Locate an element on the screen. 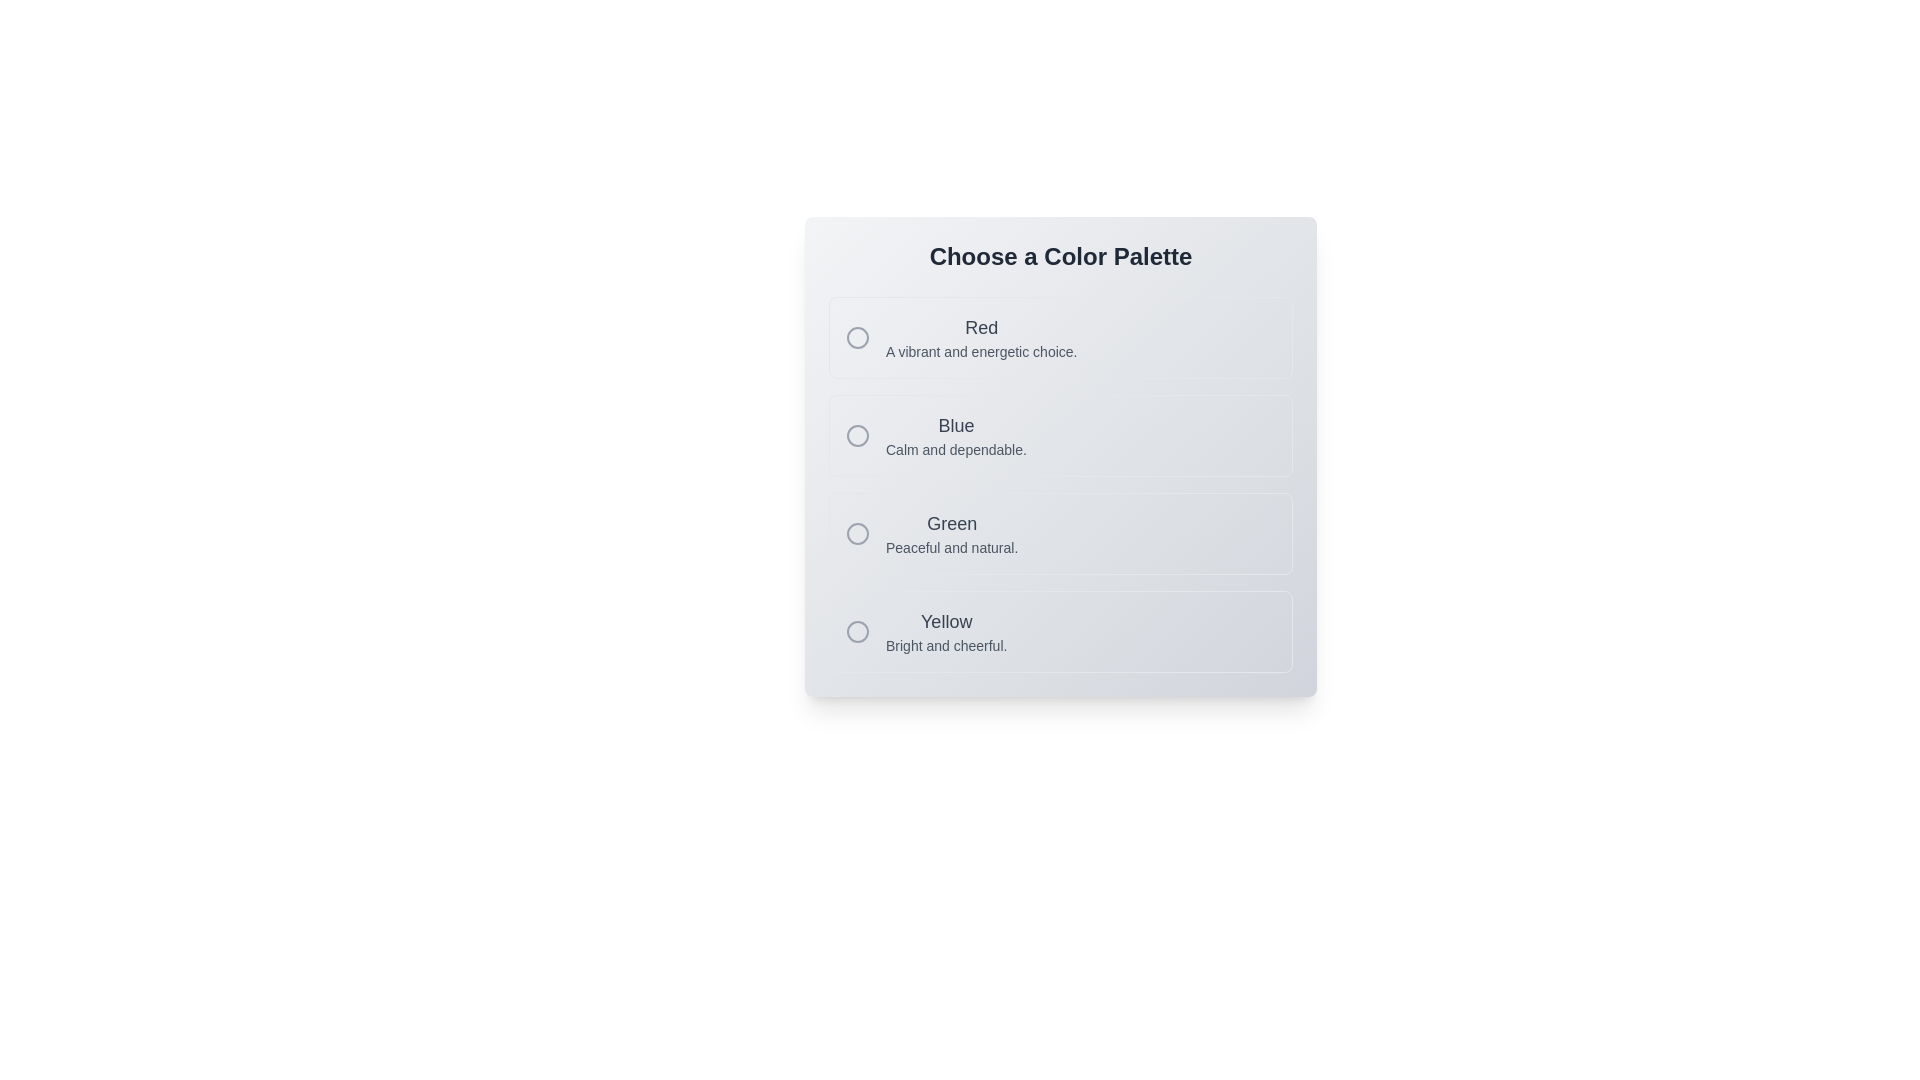  the second radio button option for the 'Blue' selection in the survey to potentially receive feedback is located at coordinates (858, 434).